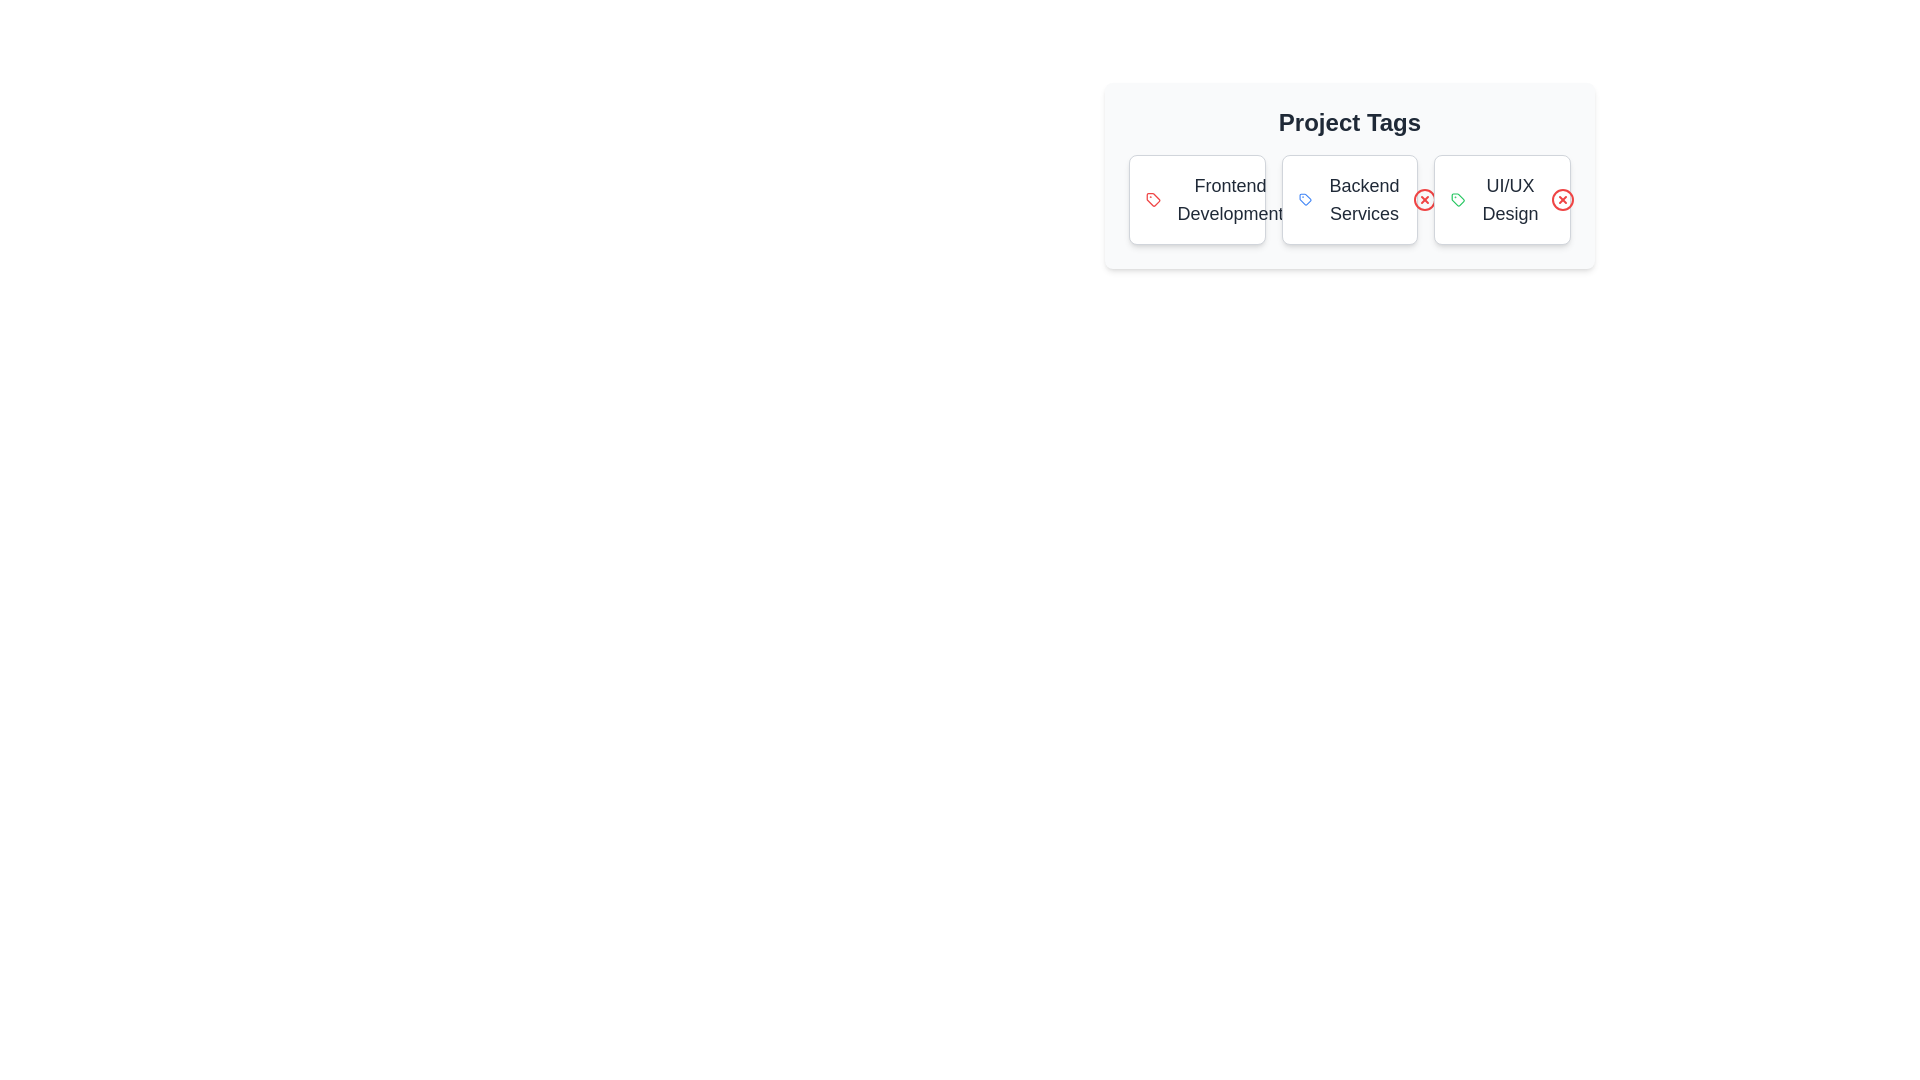 This screenshot has width=1920, height=1080. What do you see at coordinates (1562, 200) in the screenshot?
I see `close button for the tag labeled 'UI/UX Design'` at bounding box center [1562, 200].